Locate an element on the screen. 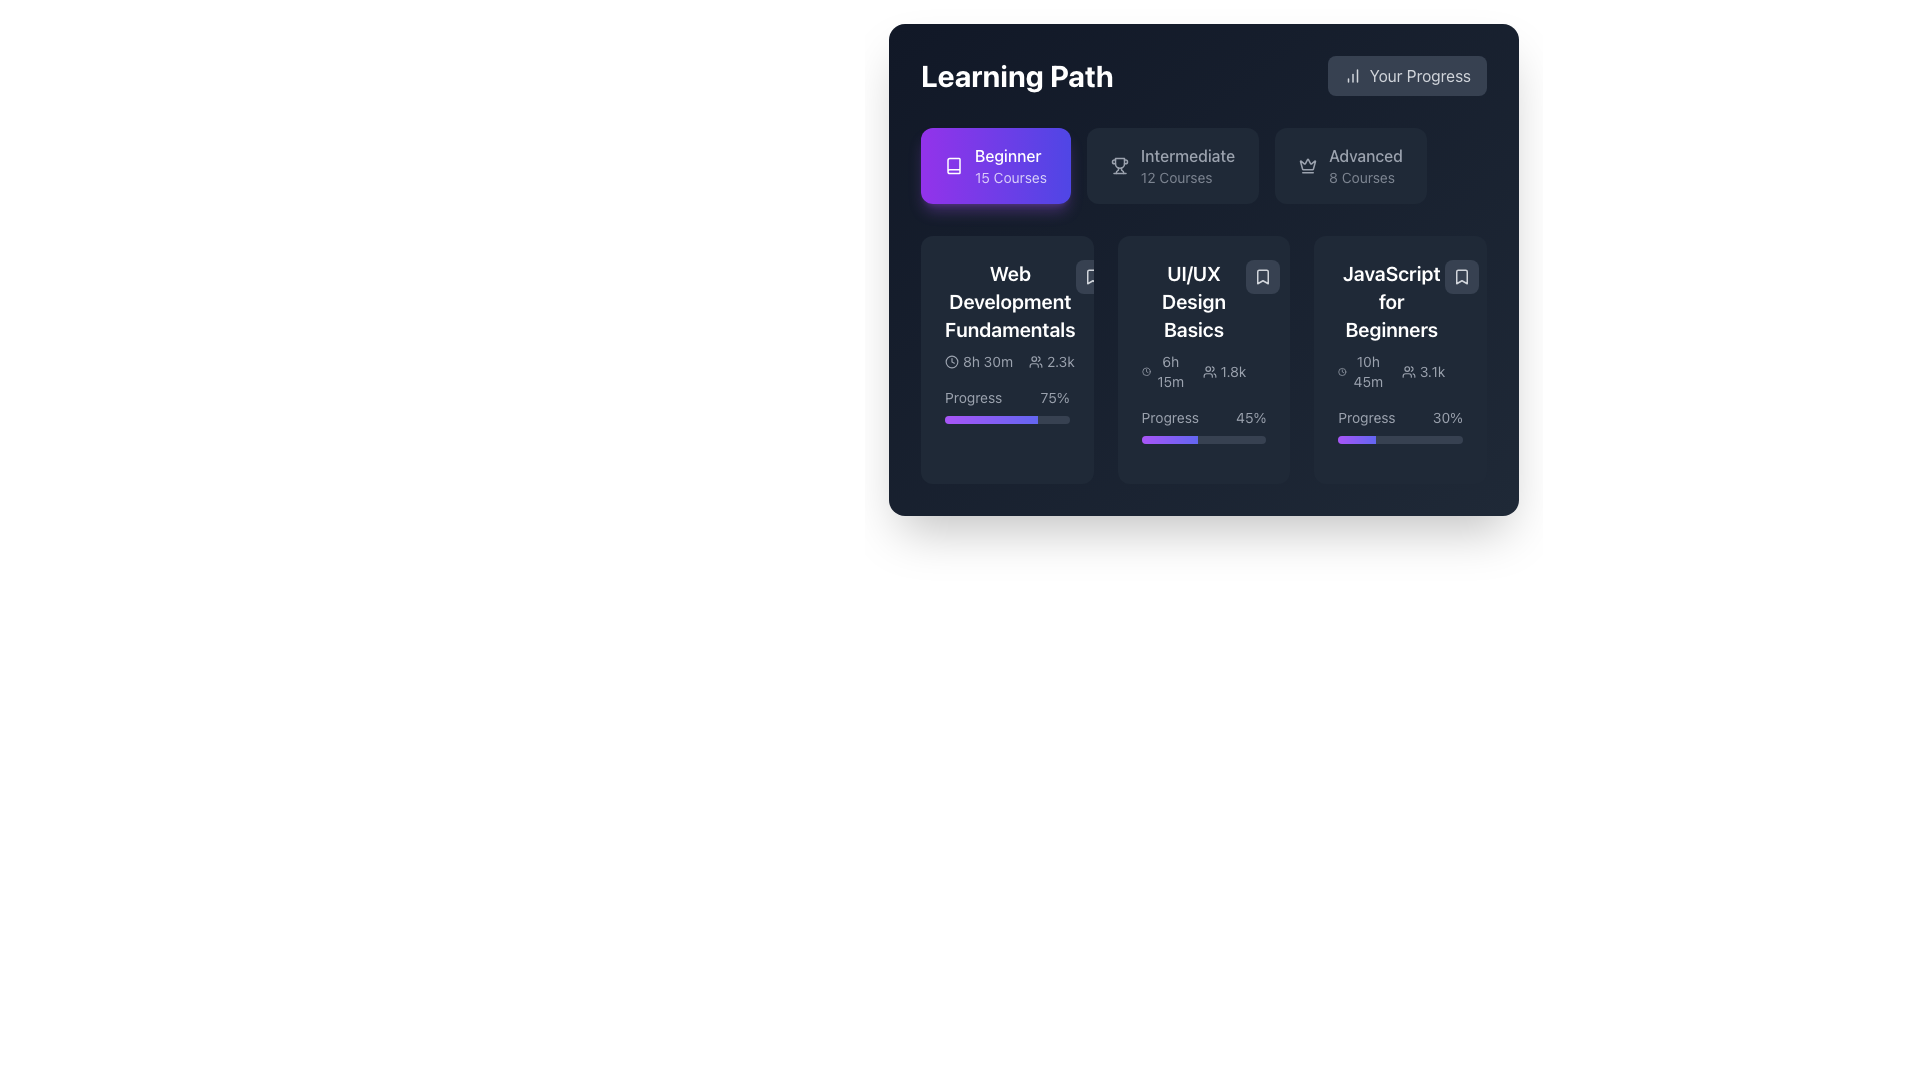 Image resolution: width=1920 pixels, height=1080 pixels. the progress is located at coordinates (957, 419).